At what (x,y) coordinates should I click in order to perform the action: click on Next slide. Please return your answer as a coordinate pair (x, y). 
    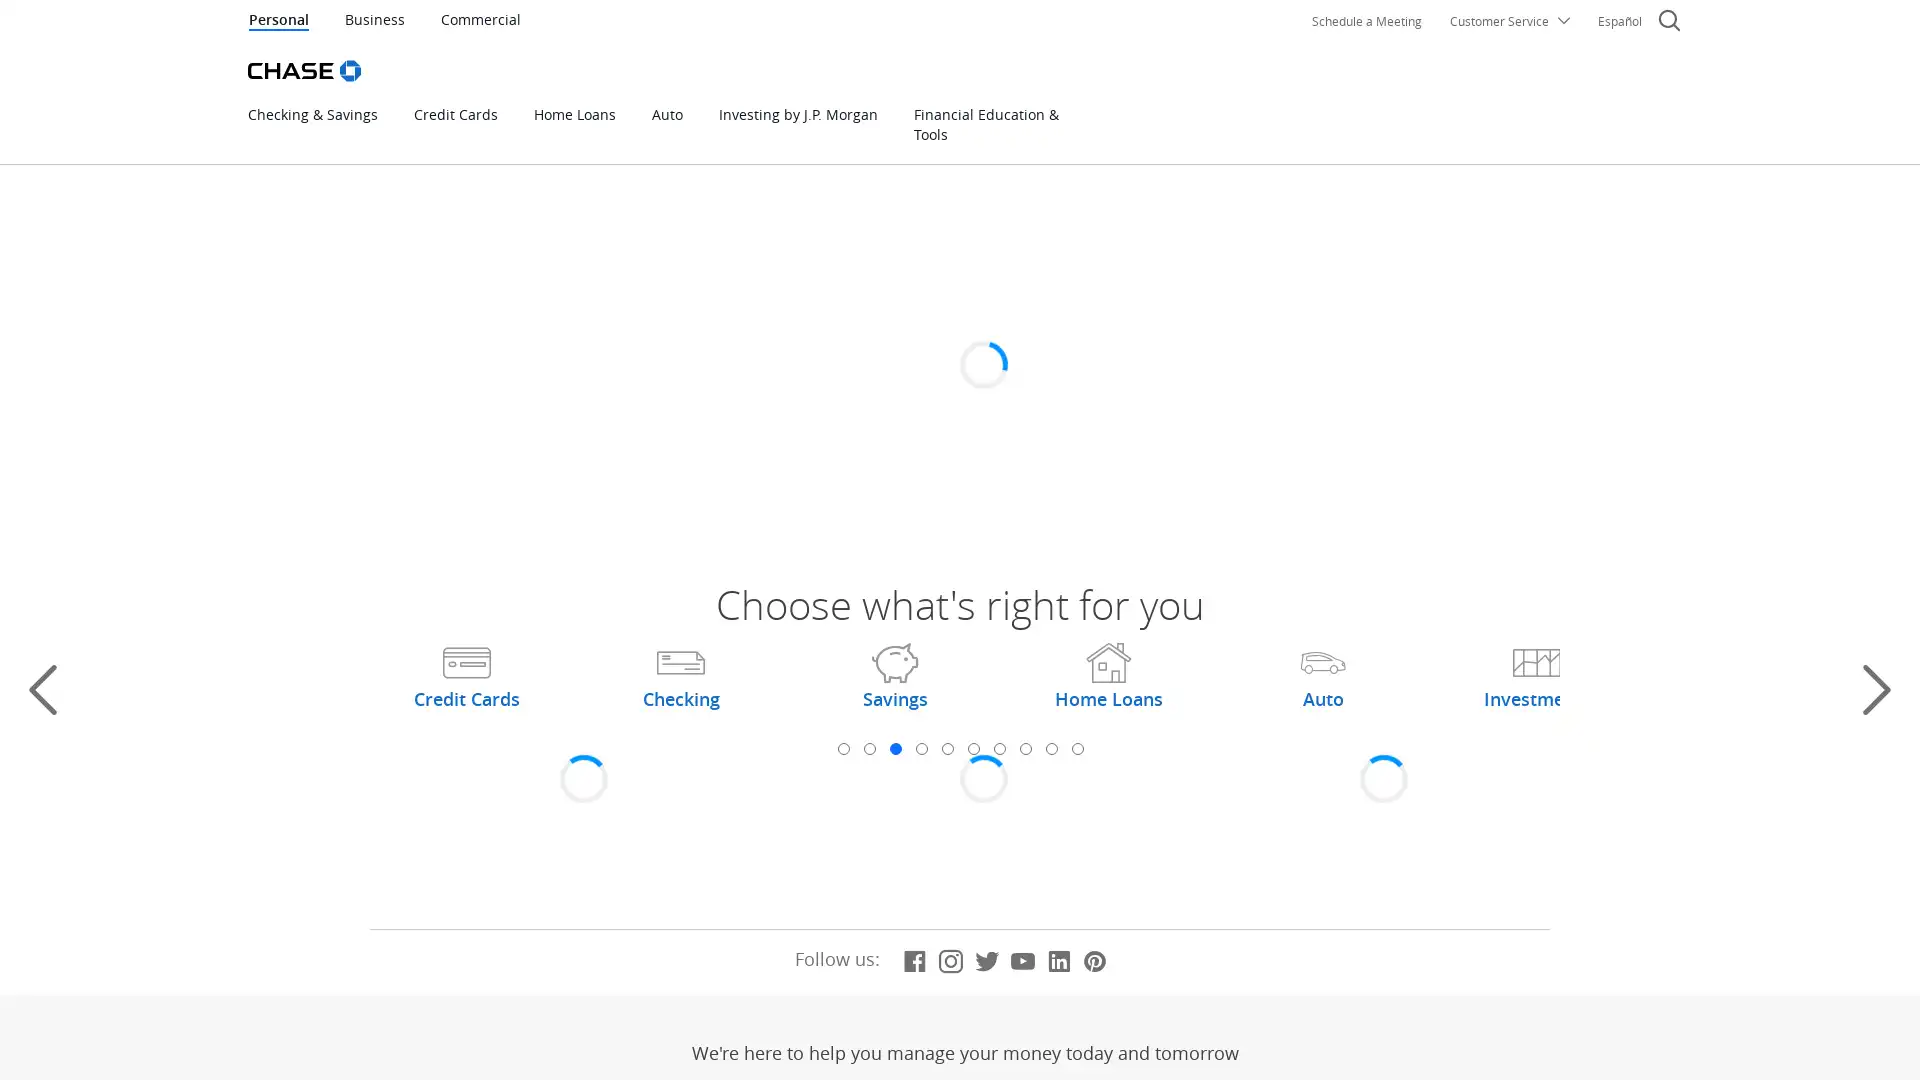
    Looking at the image, I should click on (1875, 689).